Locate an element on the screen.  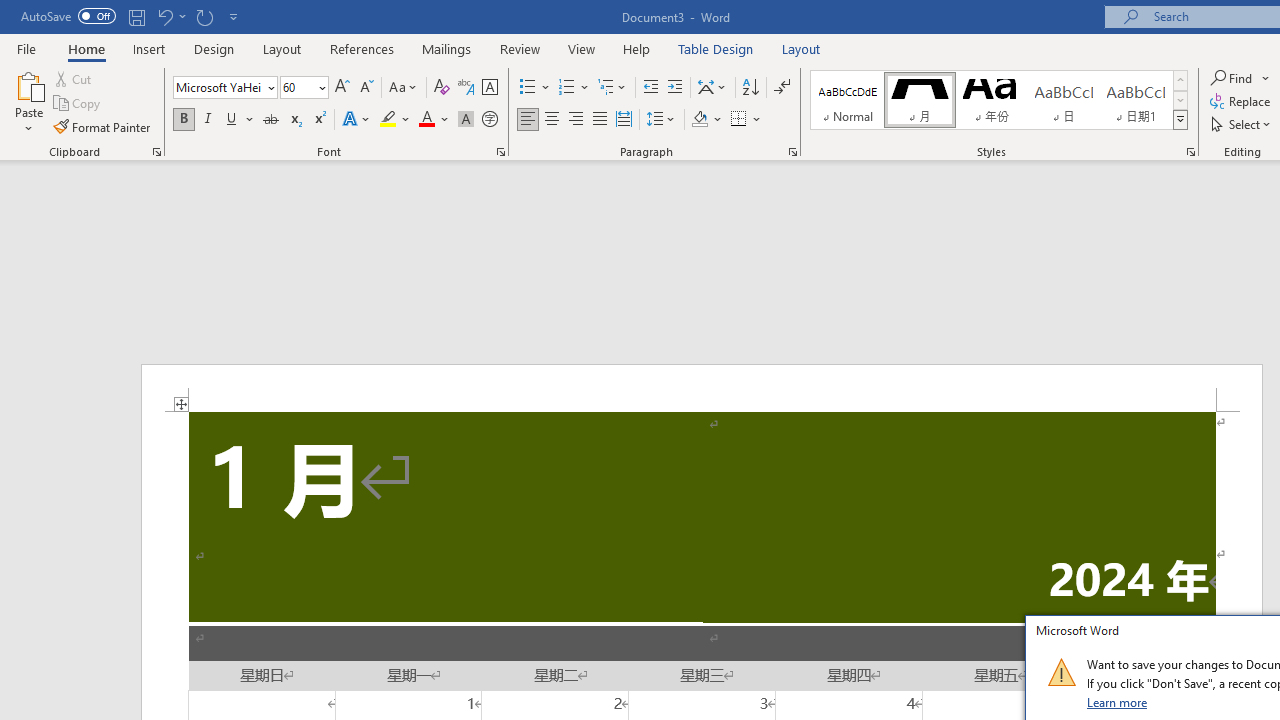
'Undo Apply Quick Style' is located at coordinates (170, 16).